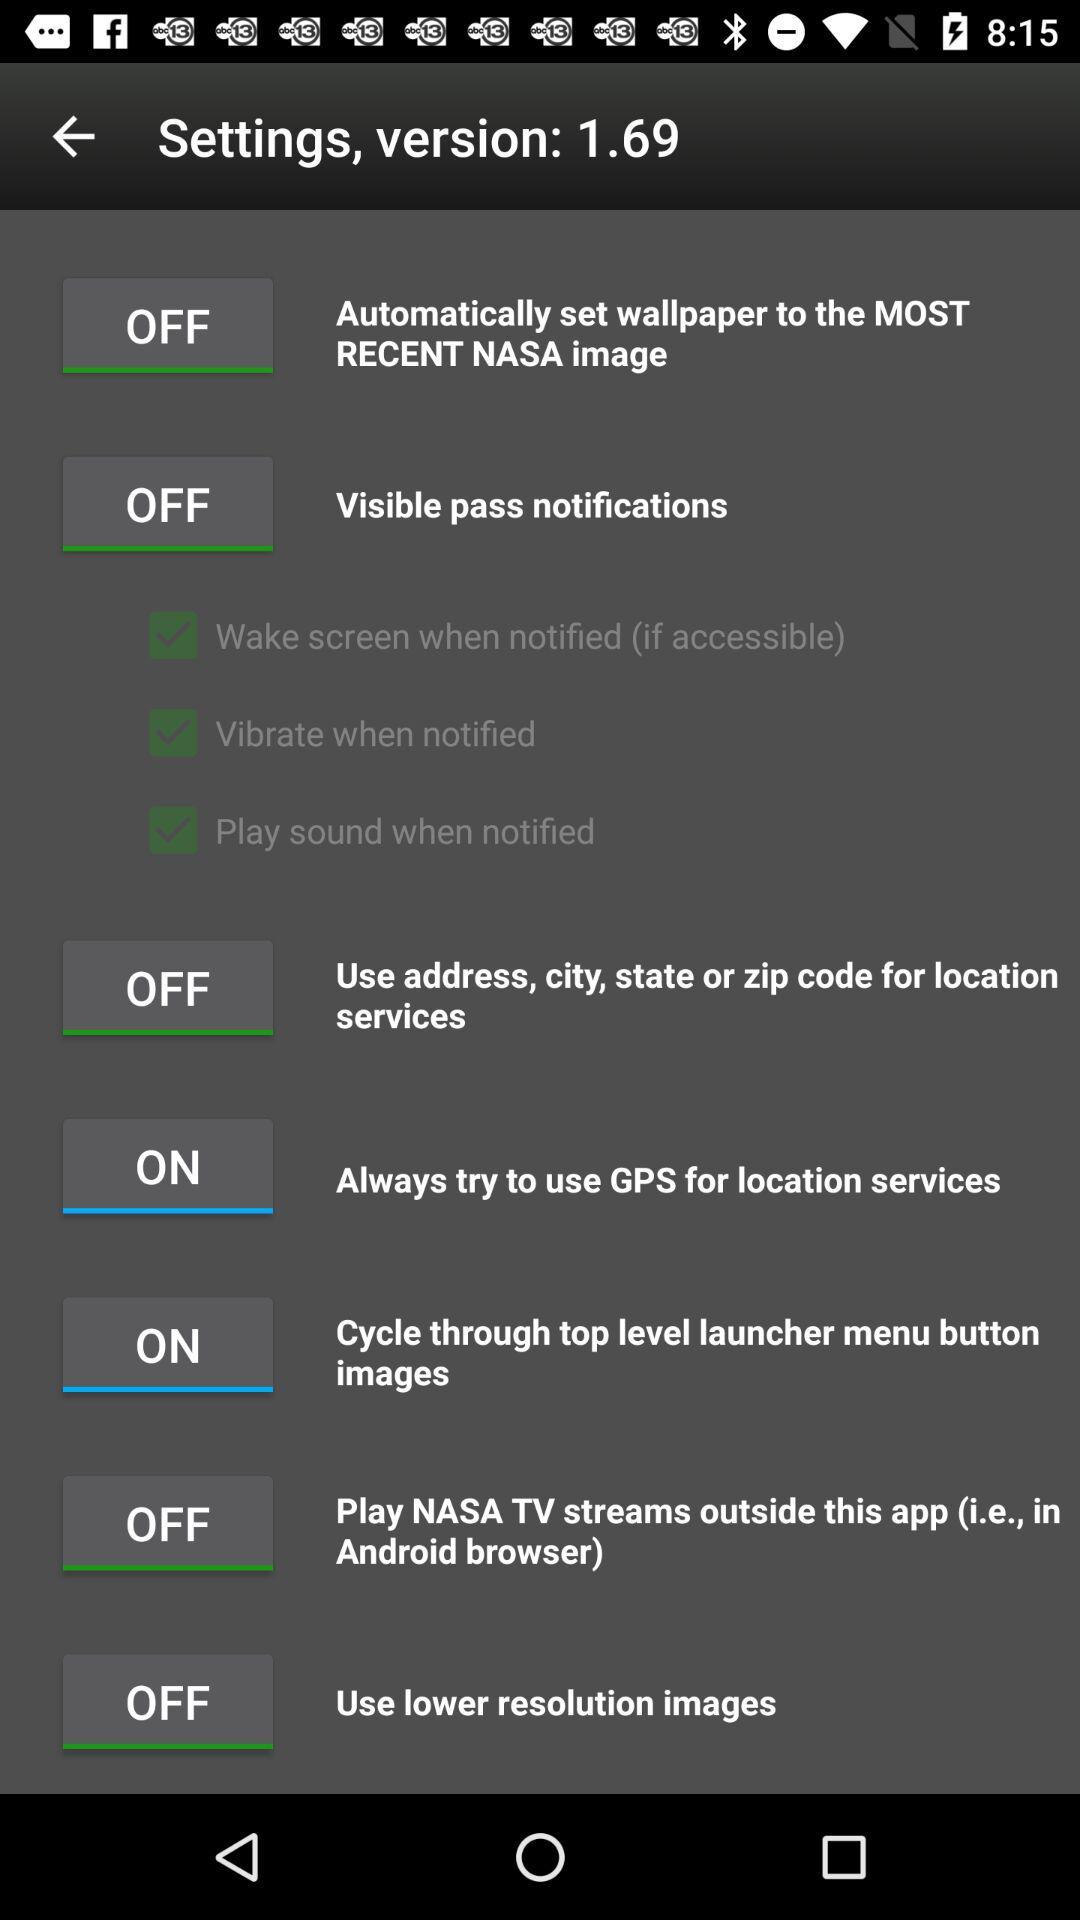 This screenshot has height=1920, width=1080. Describe the element at coordinates (488, 634) in the screenshot. I see `wake screen when item` at that location.